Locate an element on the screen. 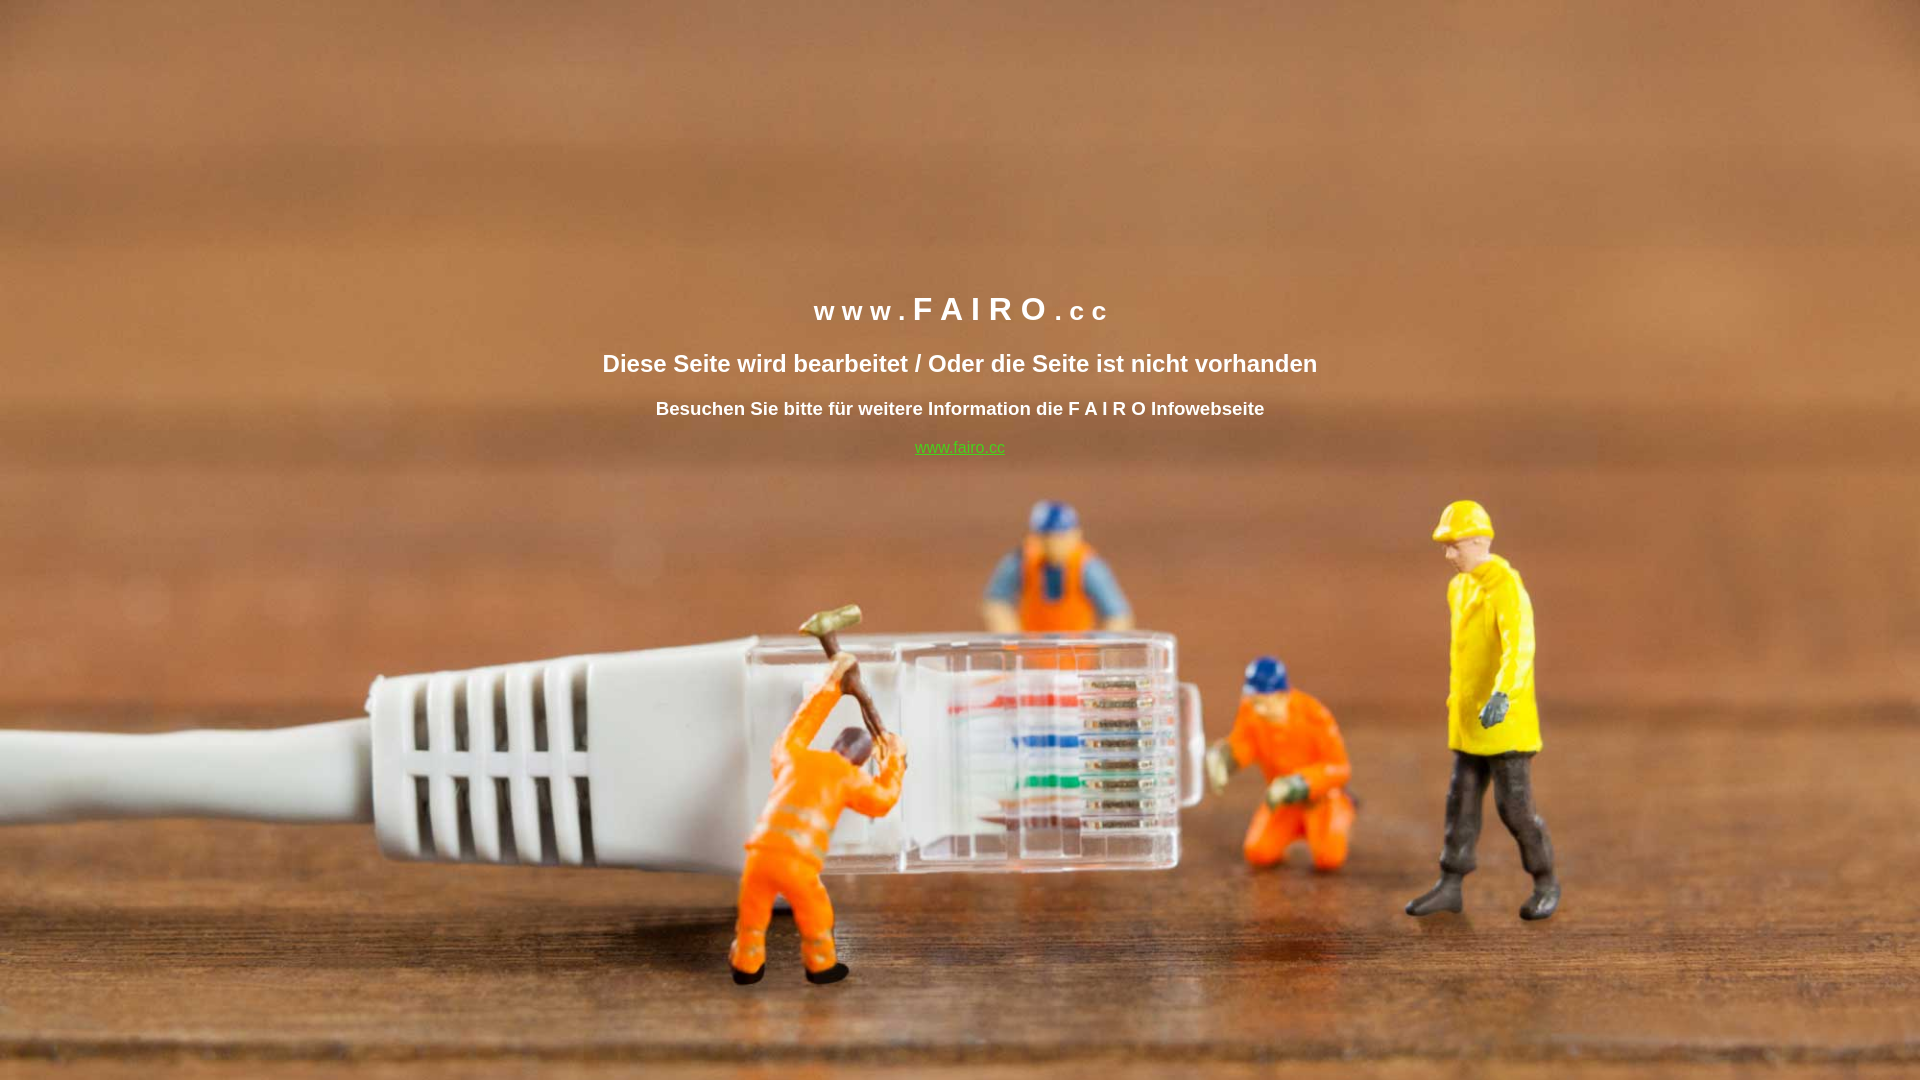  'www.fairo.cc' is located at coordinates (960, 445).